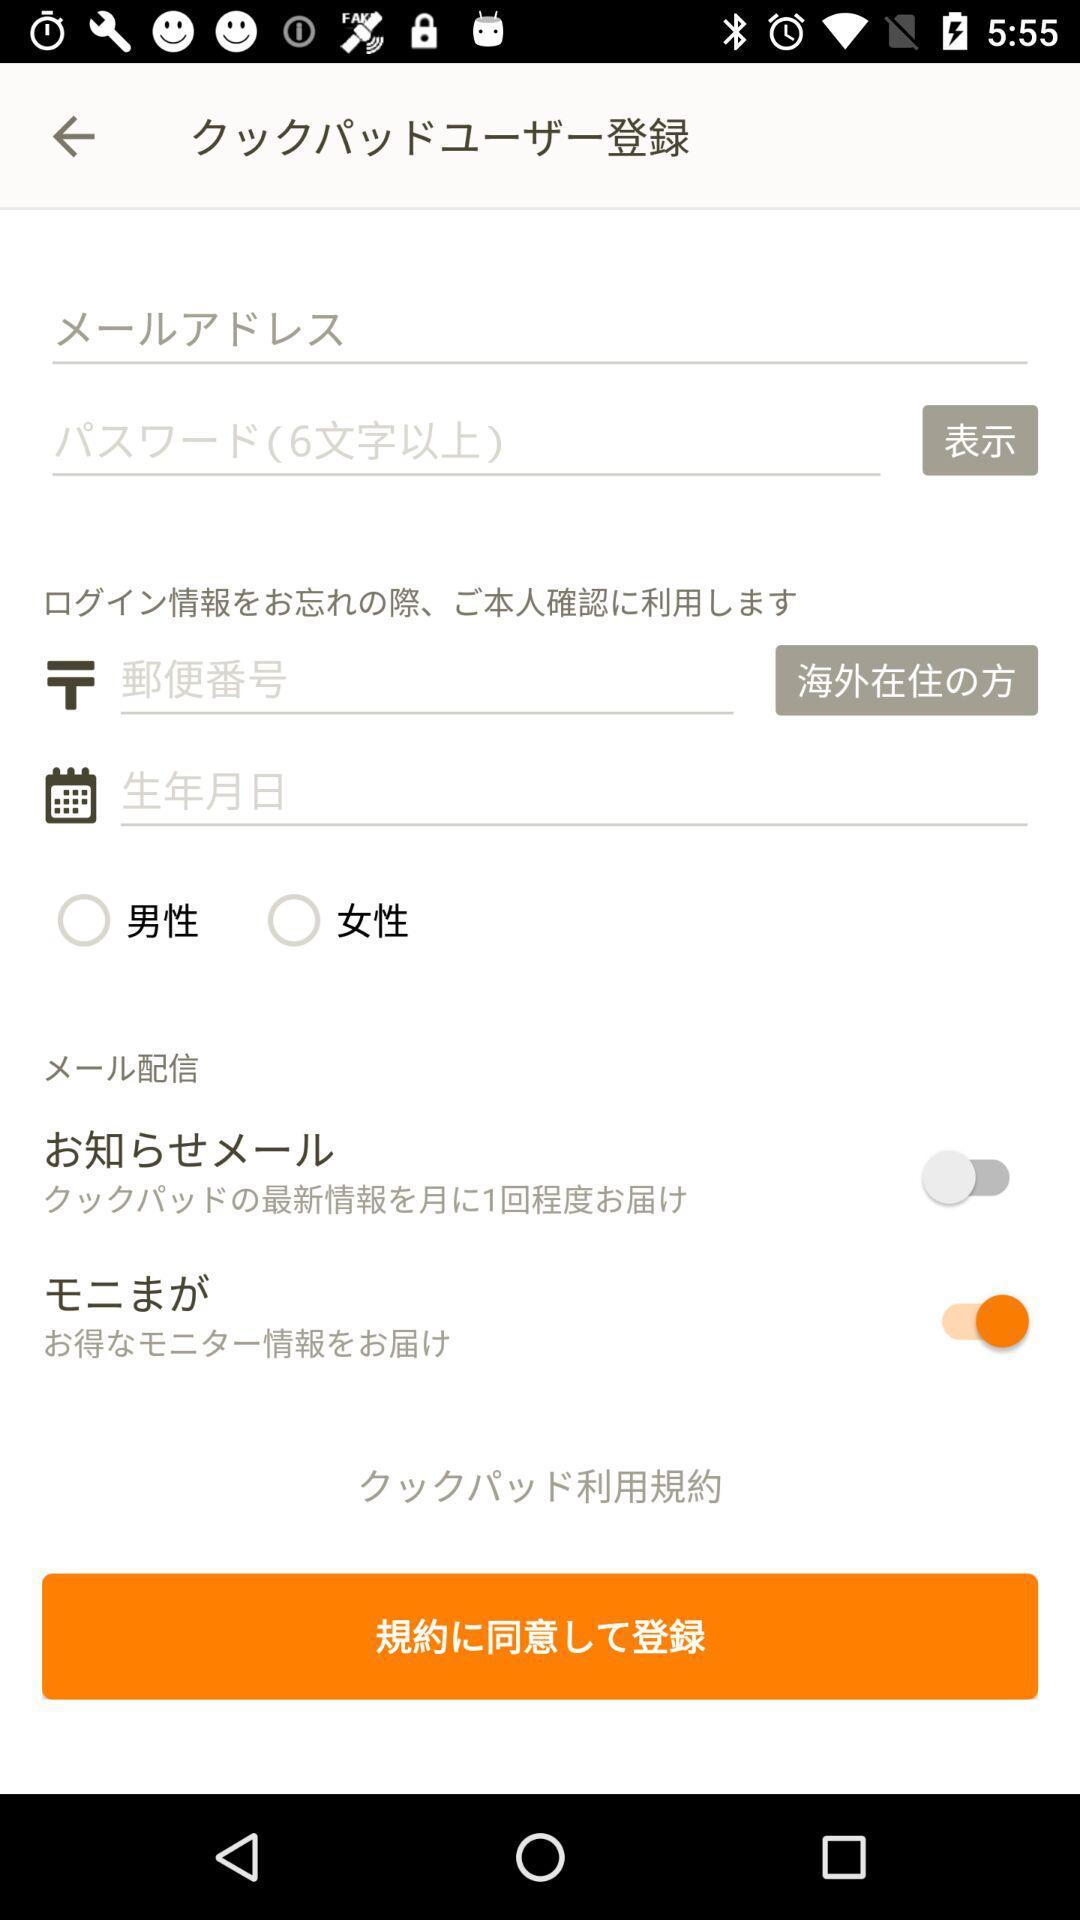 This screenshot has width=1080, height=1920. I want to click on icon at the bottom right corner, so click(912, 1320).